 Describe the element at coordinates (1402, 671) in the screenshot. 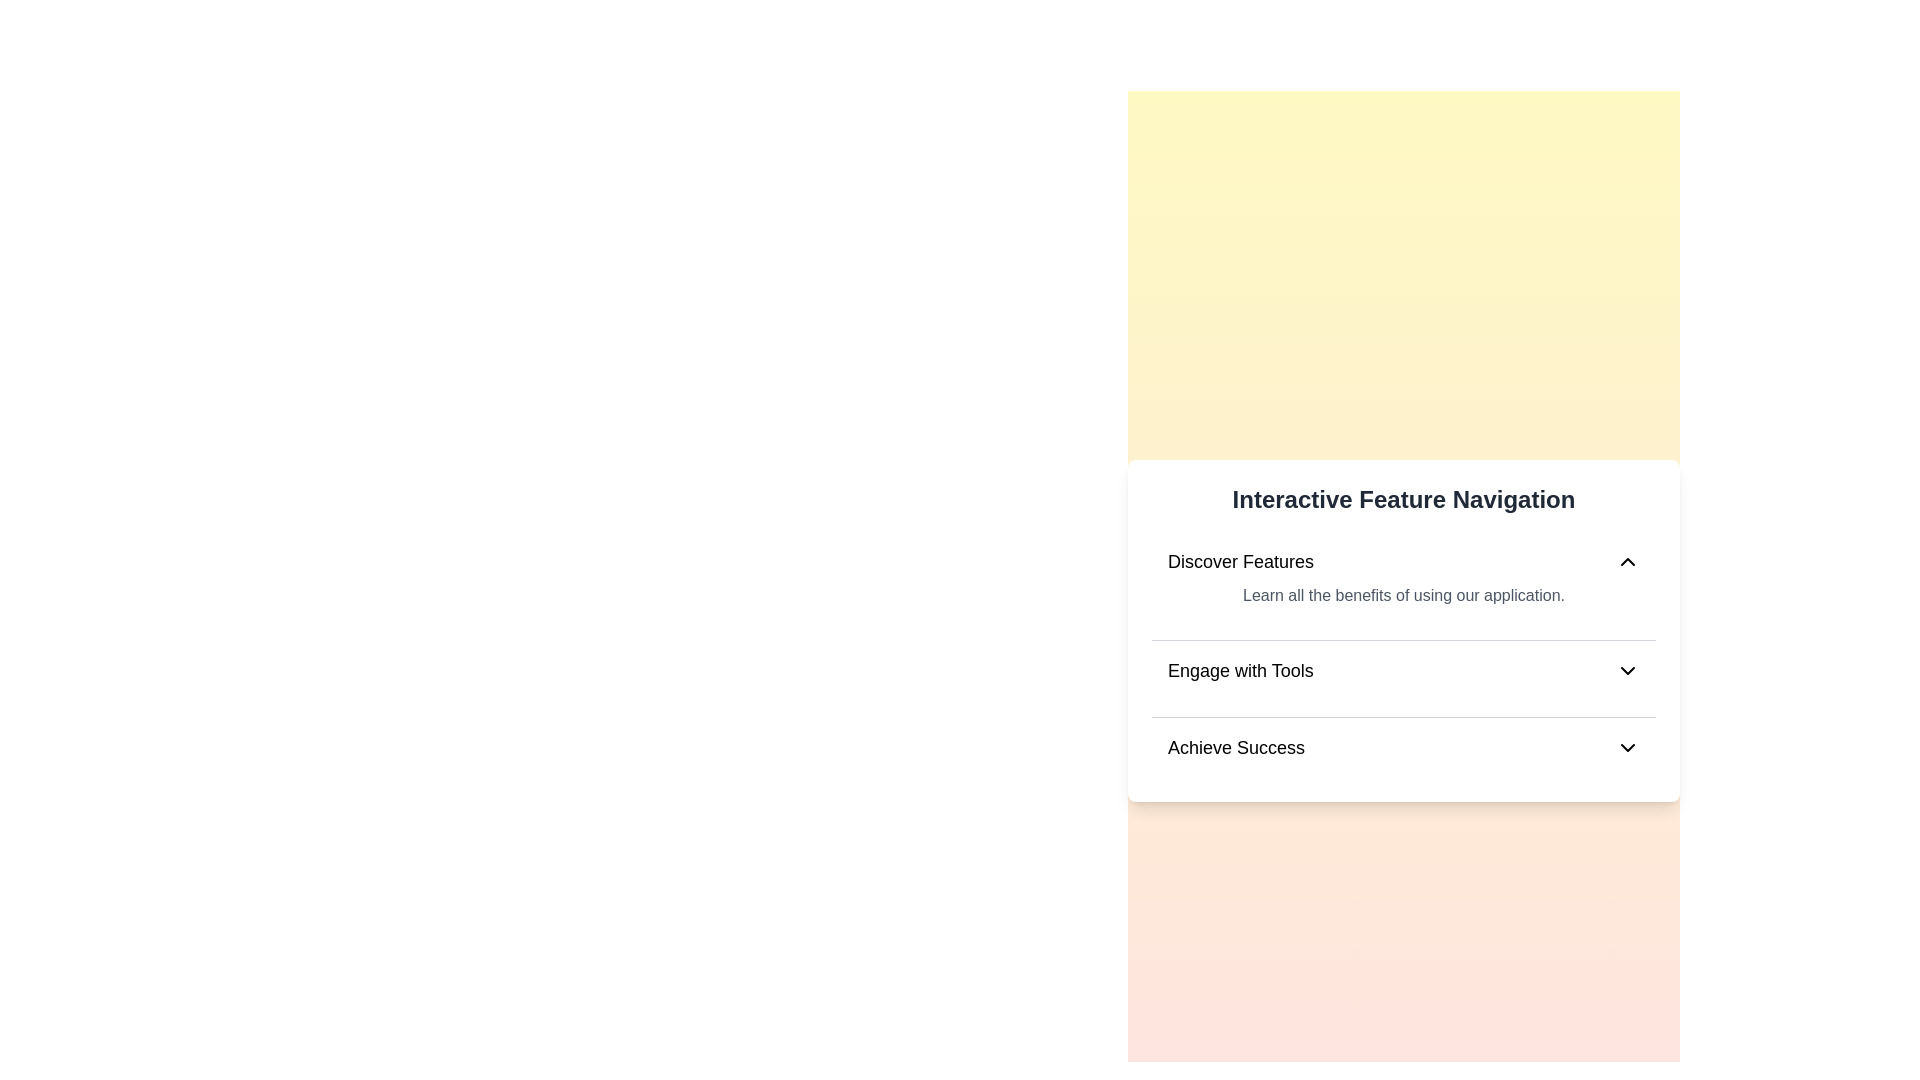

I see `the element corresponding to Engage with Tools` at that location.